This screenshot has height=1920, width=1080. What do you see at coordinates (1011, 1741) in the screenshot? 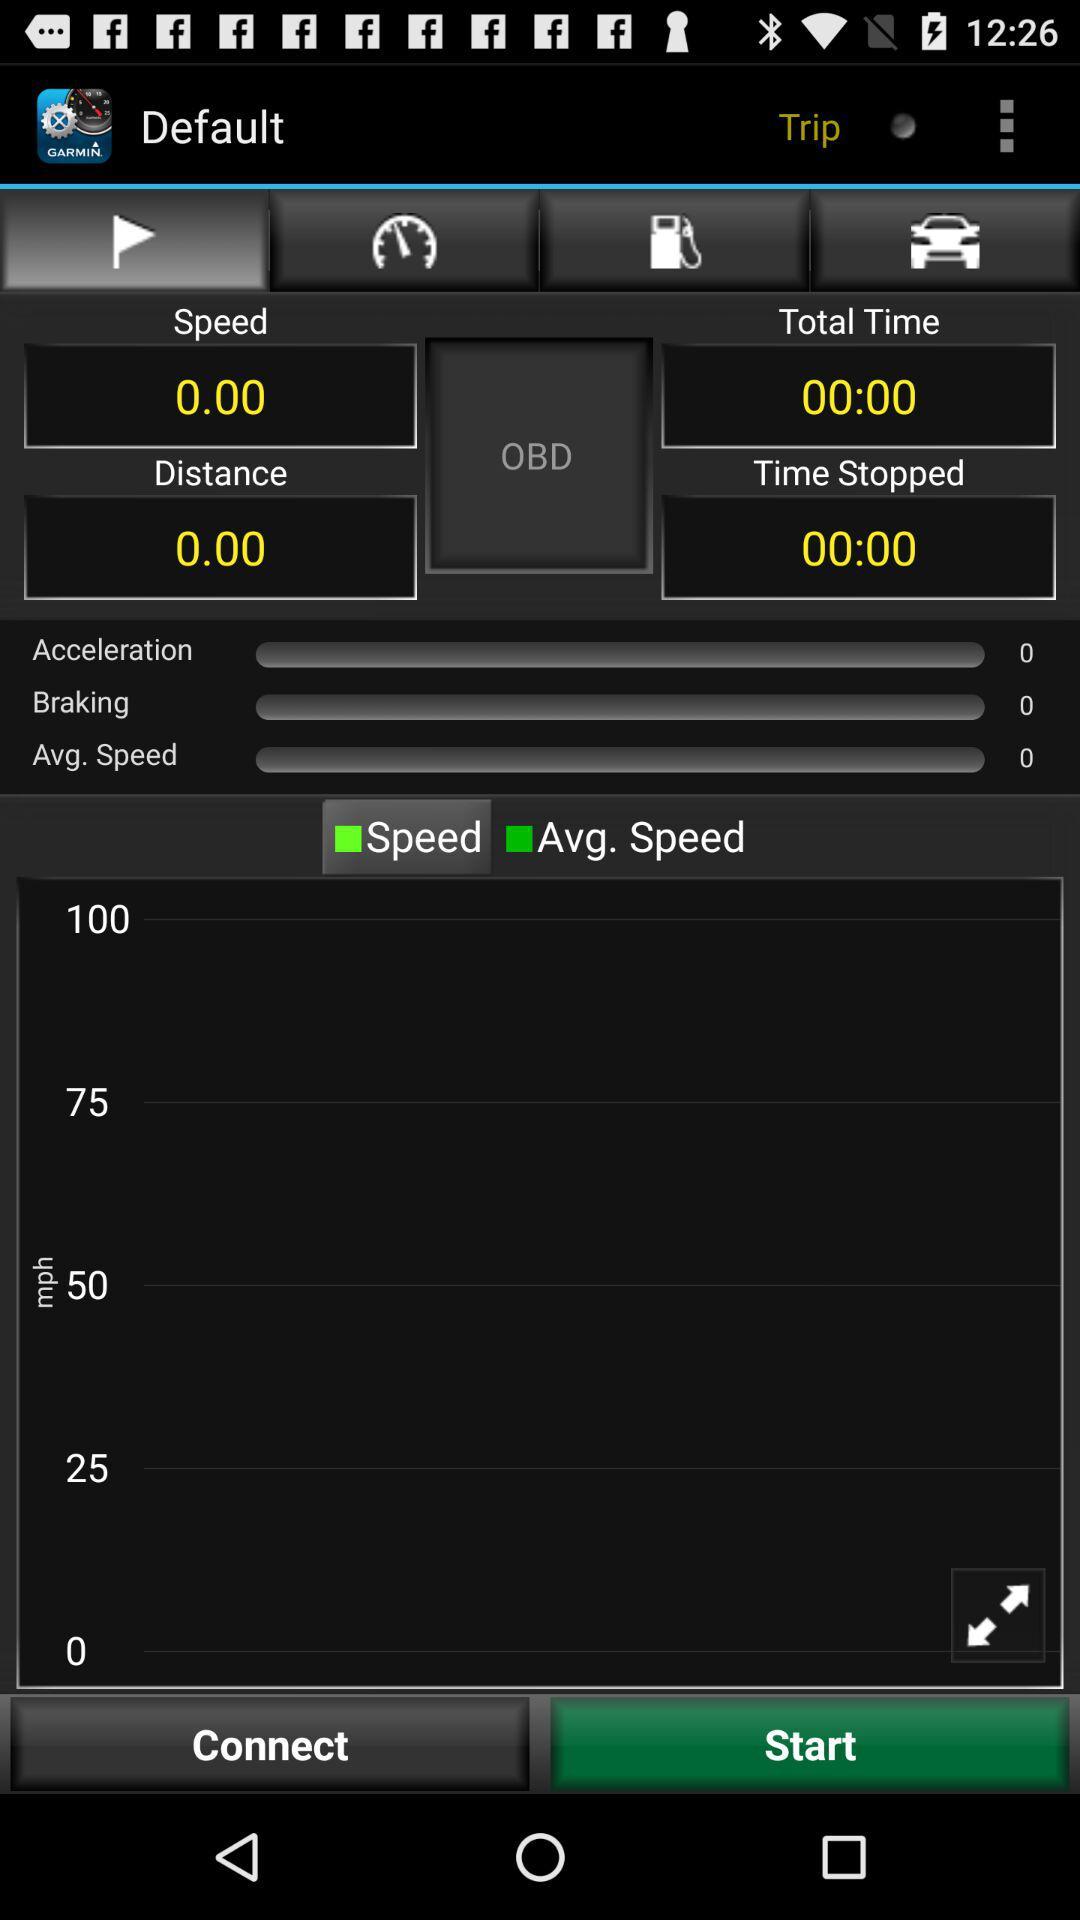
I see `the fullscreen icon` at bounding box center [1011, 1741].